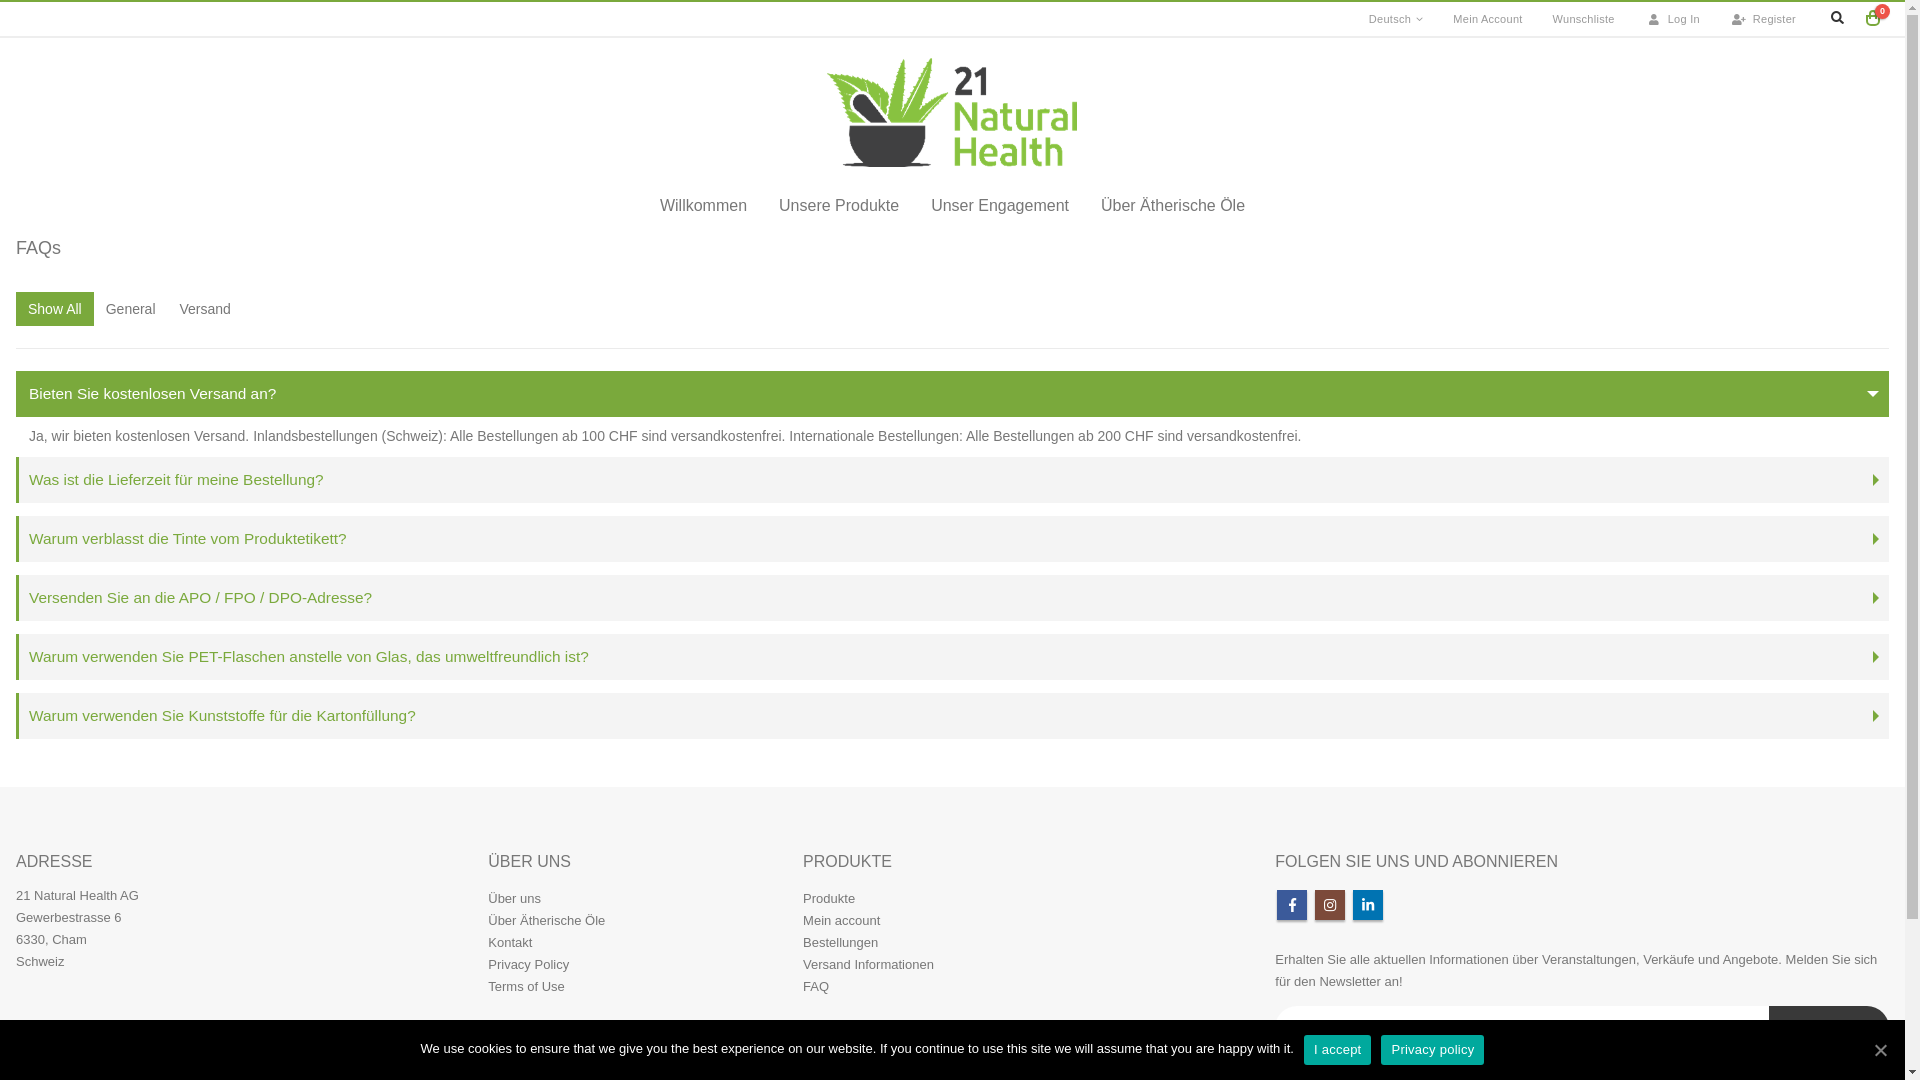  I want to click on 'Versand', so click(205, 308).